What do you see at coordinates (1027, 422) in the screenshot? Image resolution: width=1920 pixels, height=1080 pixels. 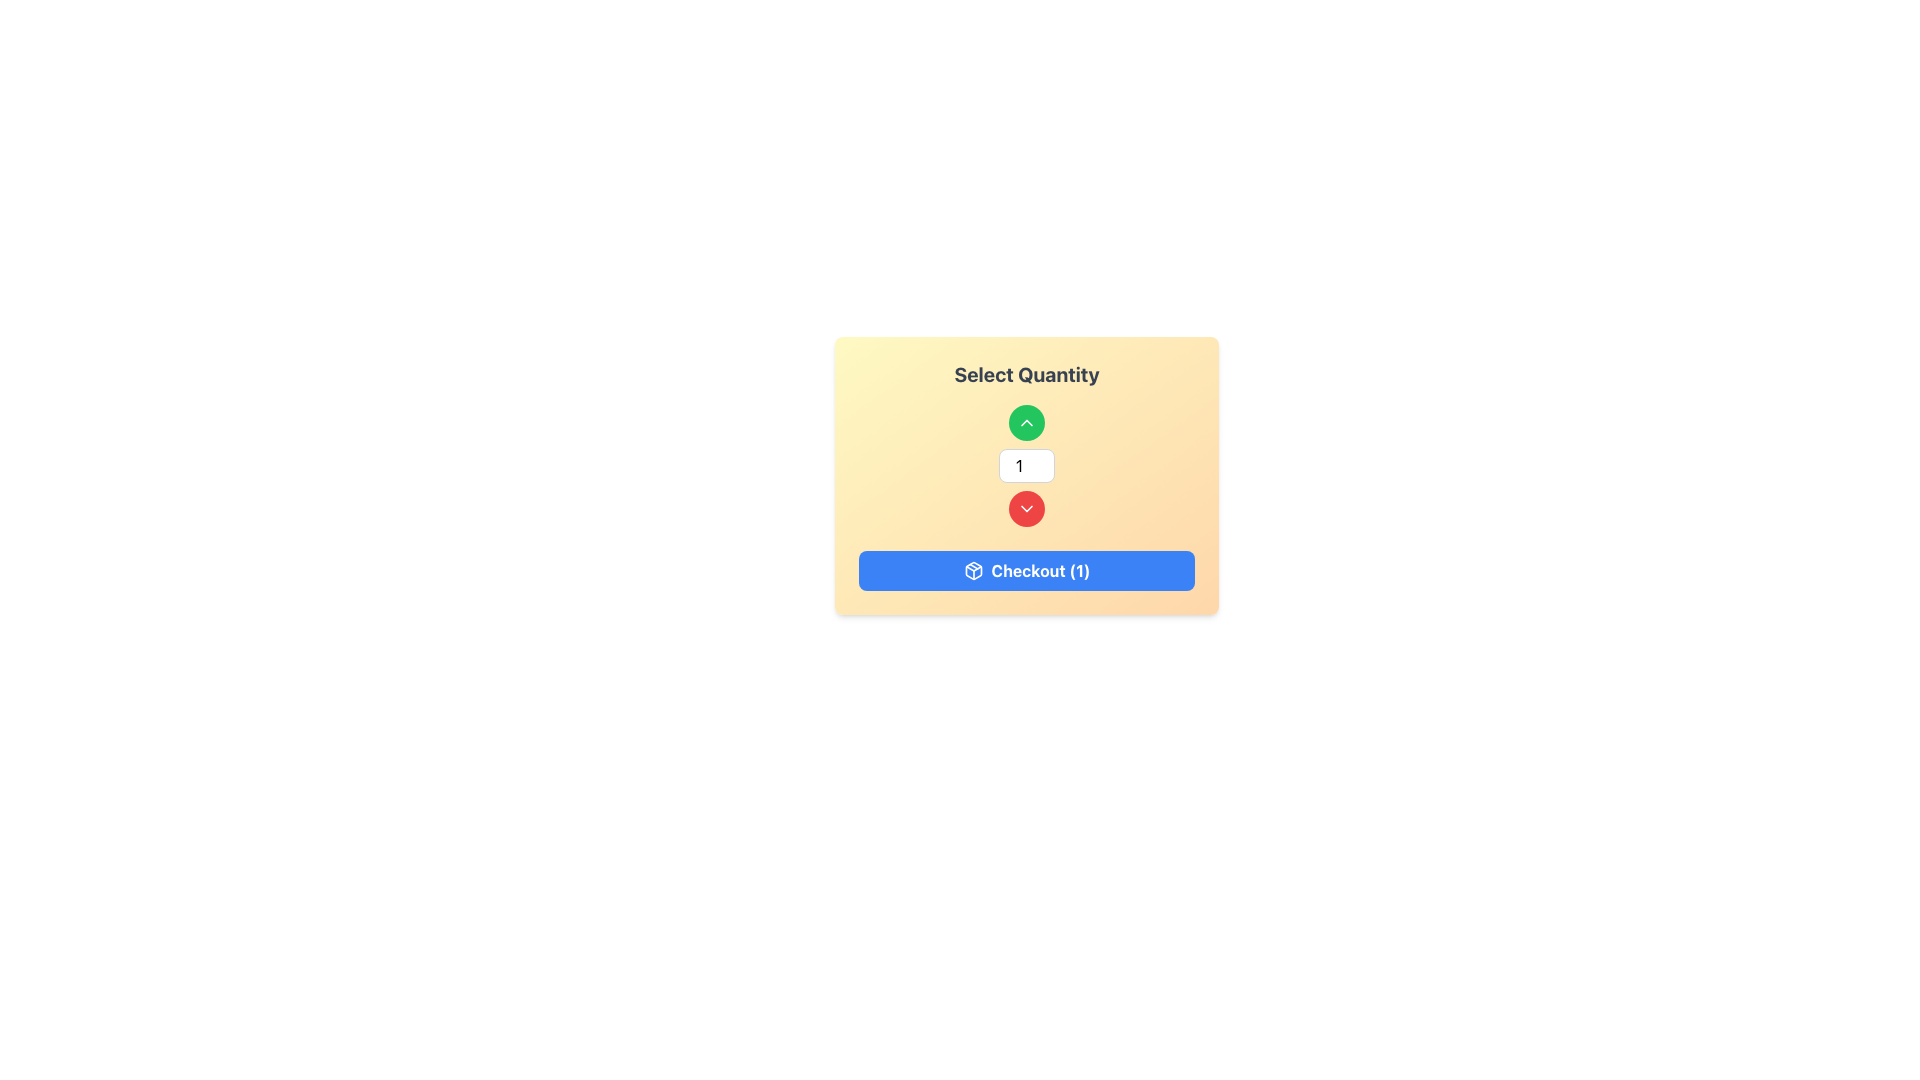 I see `the circular green button with a white upward-pointing chevron icon to increment the quantity` at bounding box center [1027, 422].